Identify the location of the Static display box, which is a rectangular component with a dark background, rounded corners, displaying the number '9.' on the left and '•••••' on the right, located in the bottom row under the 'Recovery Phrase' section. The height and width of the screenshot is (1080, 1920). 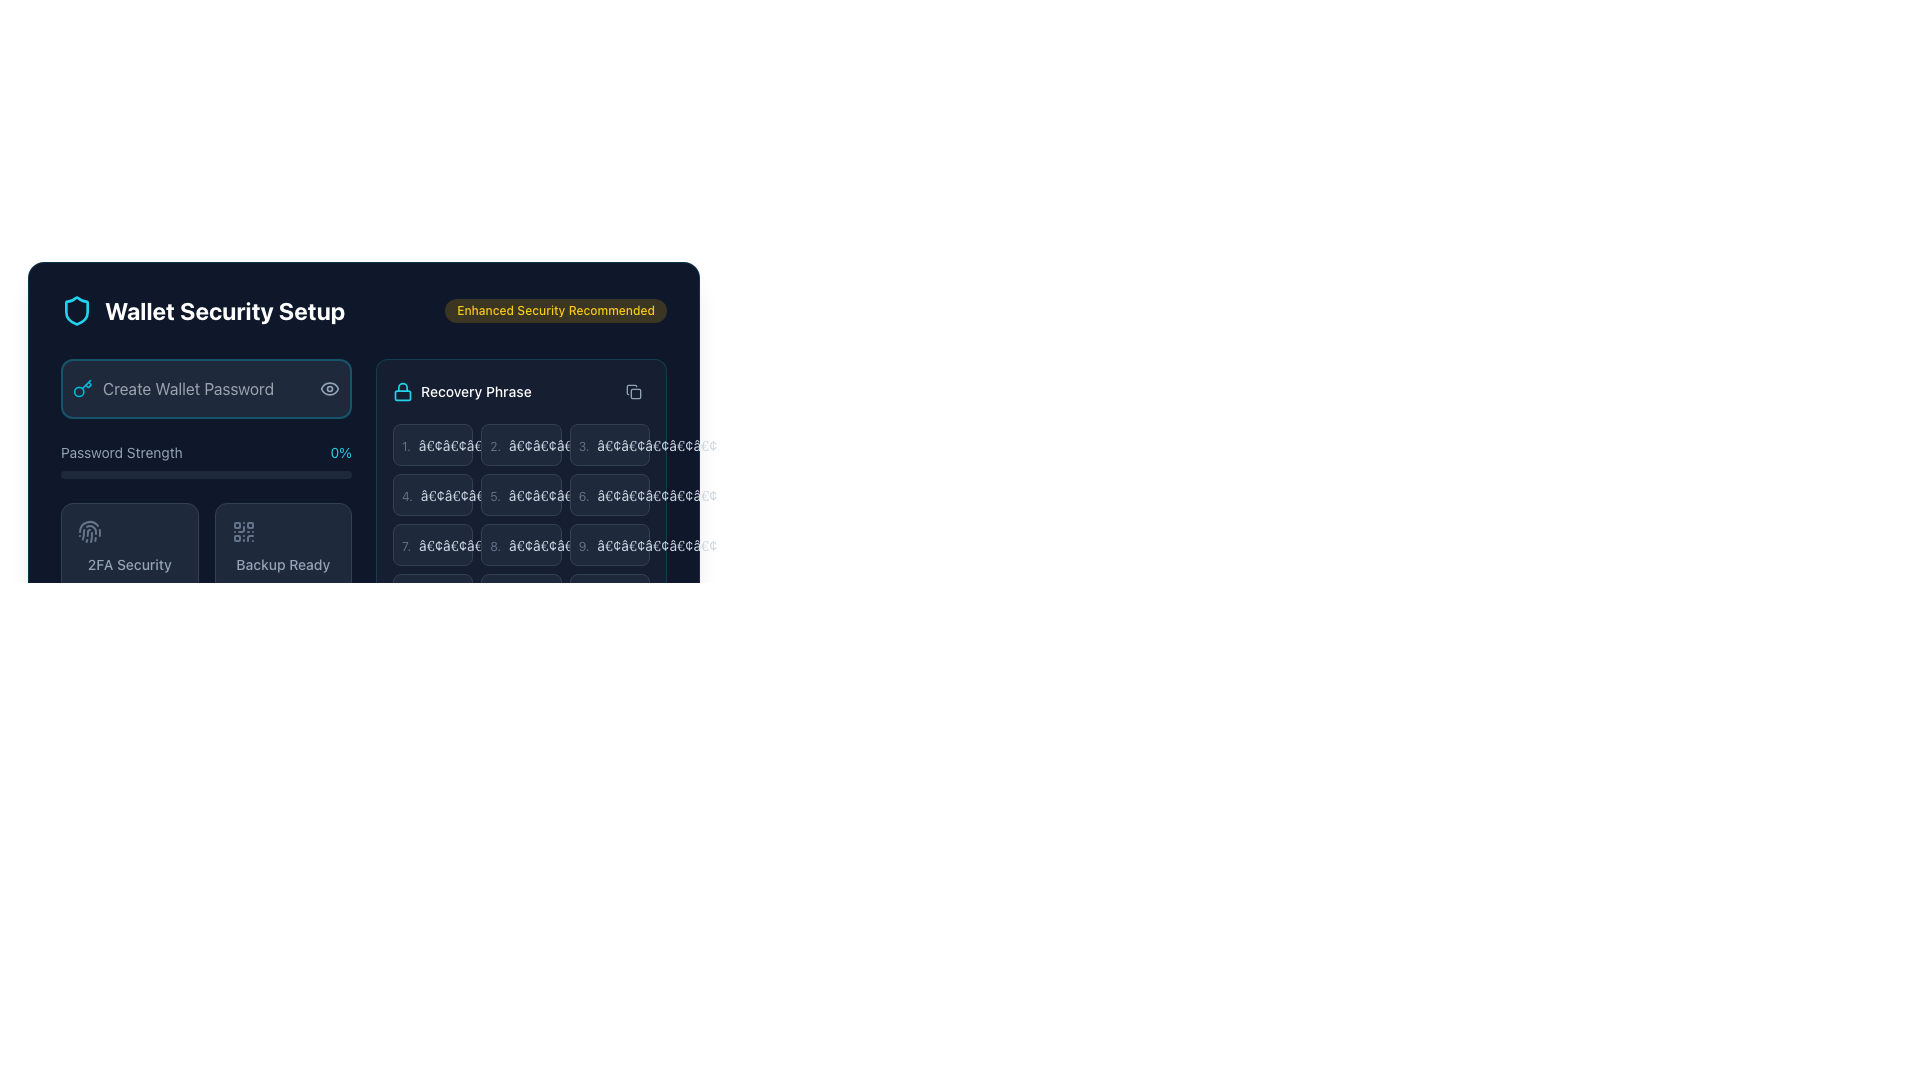
(608, 544).